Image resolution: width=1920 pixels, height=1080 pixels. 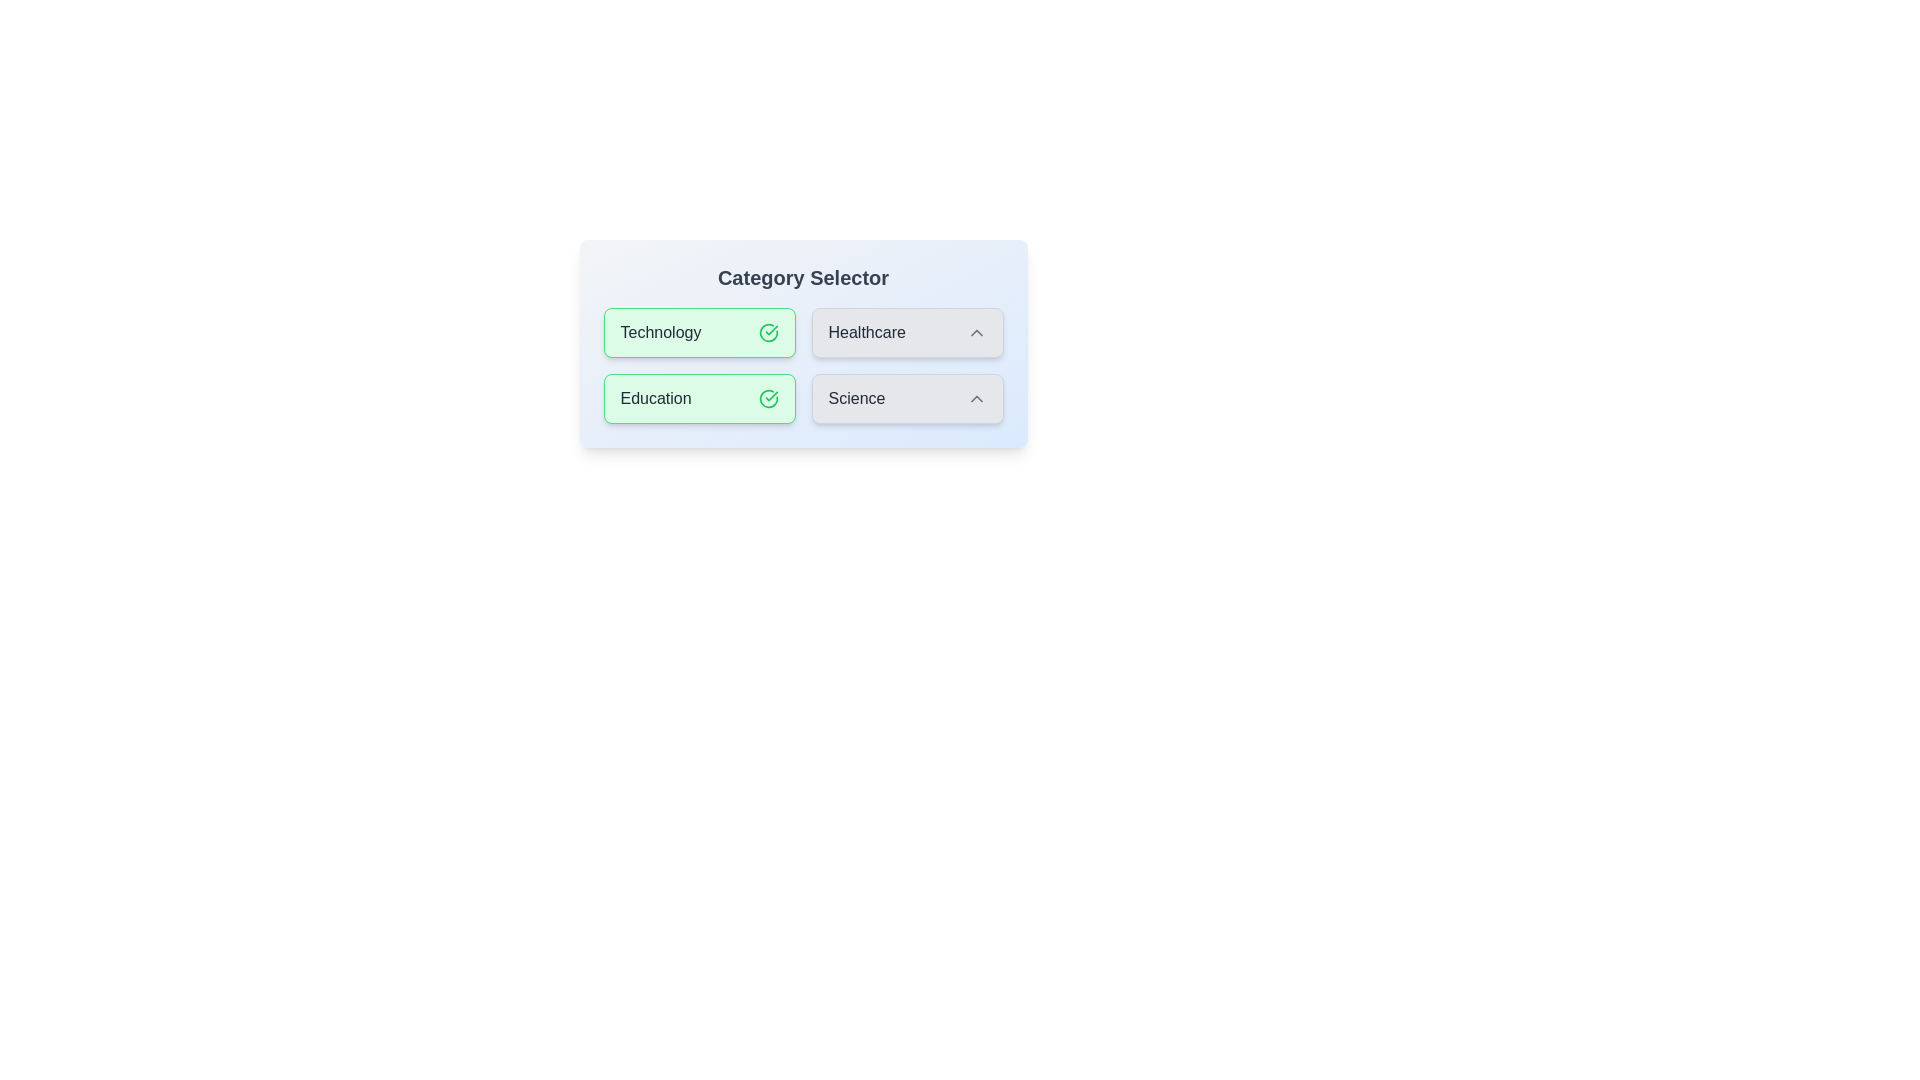 What do you see at coordinates (906, 398) in the screenshot?
I see `the category Science to observe the hover effect` at bounding box center [906, 398].